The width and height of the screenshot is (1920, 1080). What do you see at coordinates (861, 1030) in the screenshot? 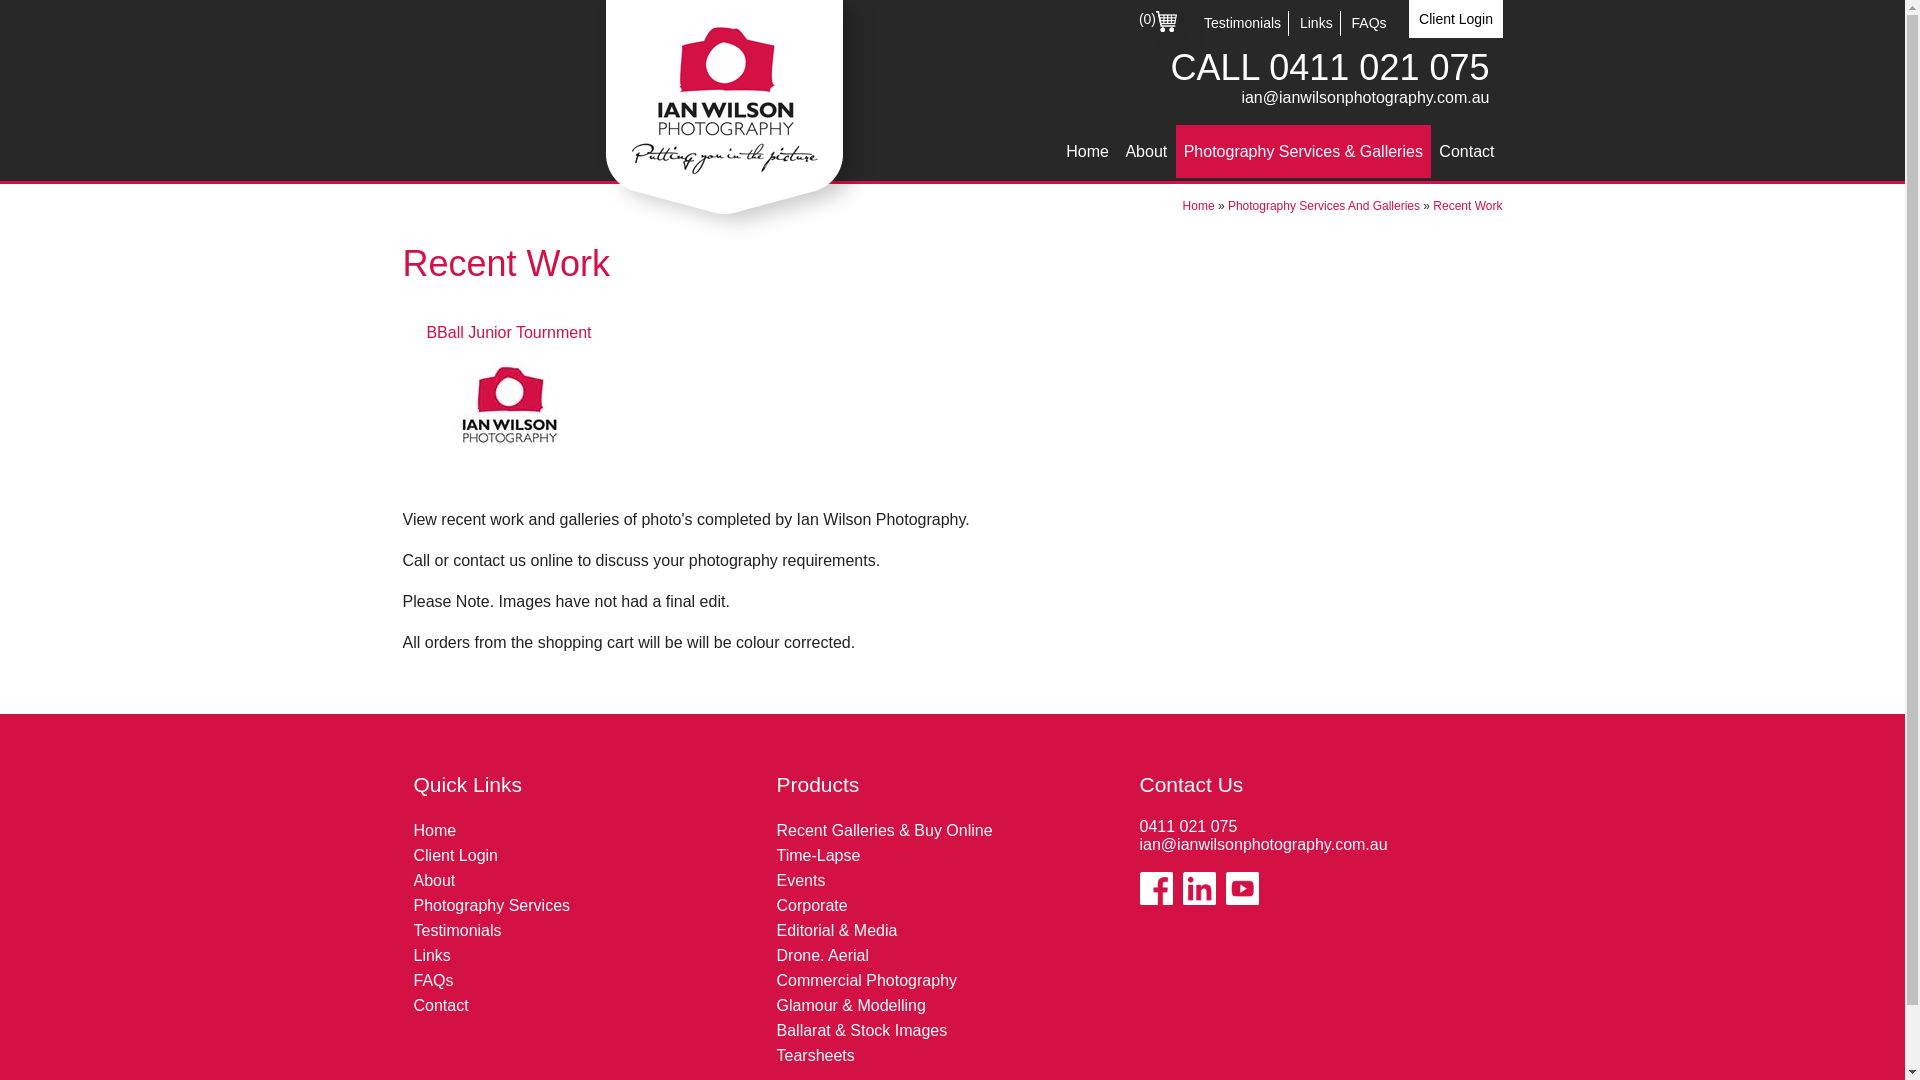
I see `'Ballarat & Stock Images'` at bounding box center [861, 1030].